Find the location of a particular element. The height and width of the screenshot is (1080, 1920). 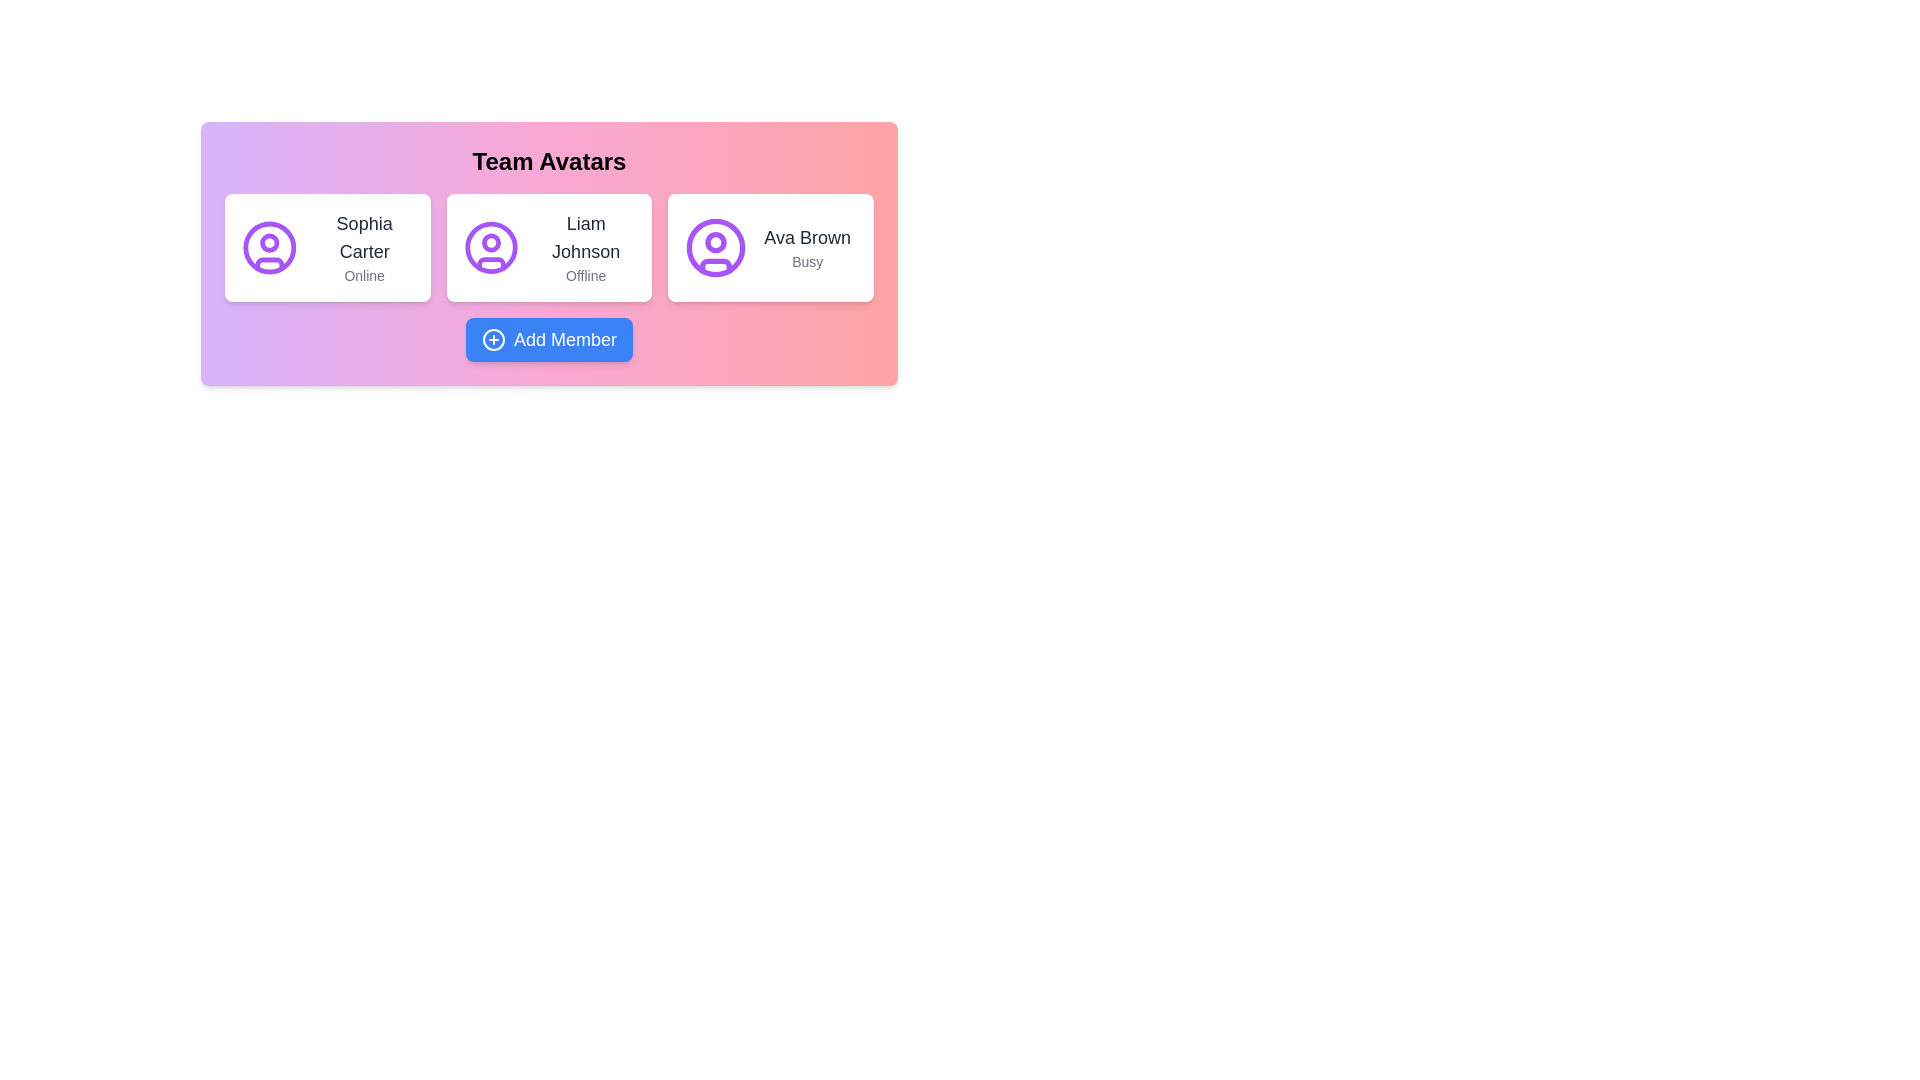

the small circular icon with a purple border inside the user avatar for 'Liam Johnson' in the 'Team Avatars' section is located at coordinates (491, 242).